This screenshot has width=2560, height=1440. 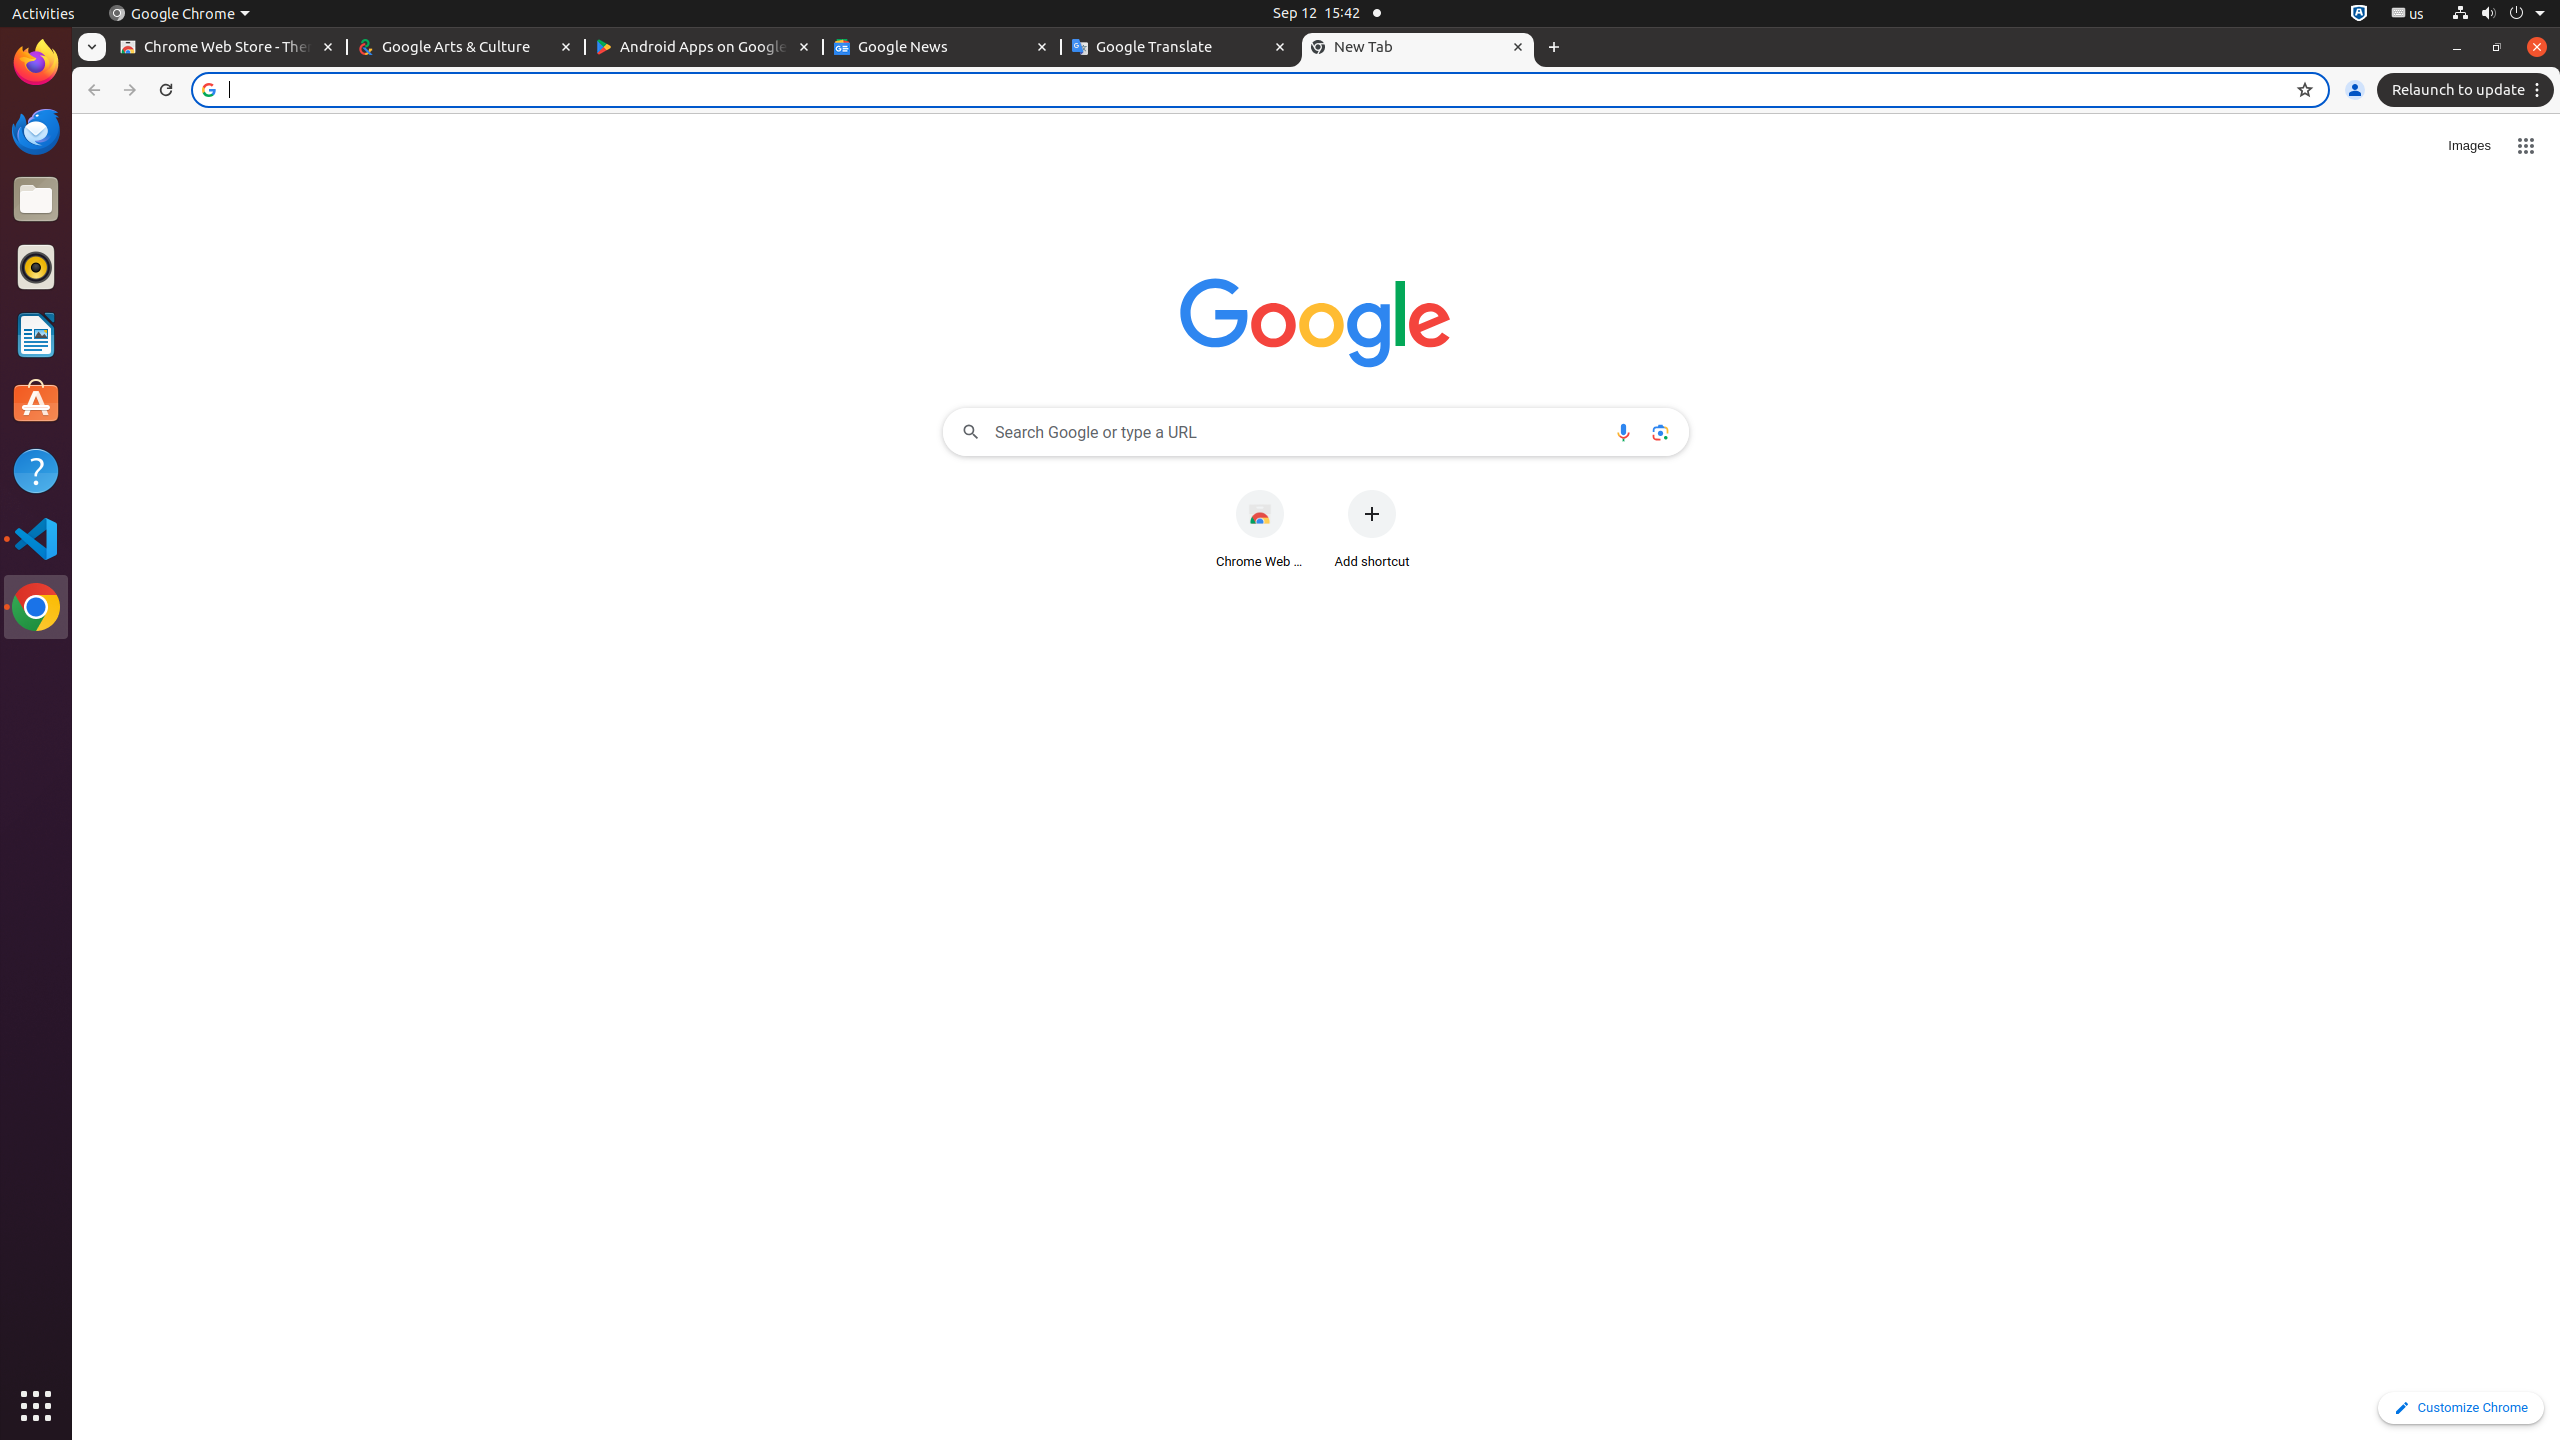 I want to click on 'Files', so click(x=36, y=199).